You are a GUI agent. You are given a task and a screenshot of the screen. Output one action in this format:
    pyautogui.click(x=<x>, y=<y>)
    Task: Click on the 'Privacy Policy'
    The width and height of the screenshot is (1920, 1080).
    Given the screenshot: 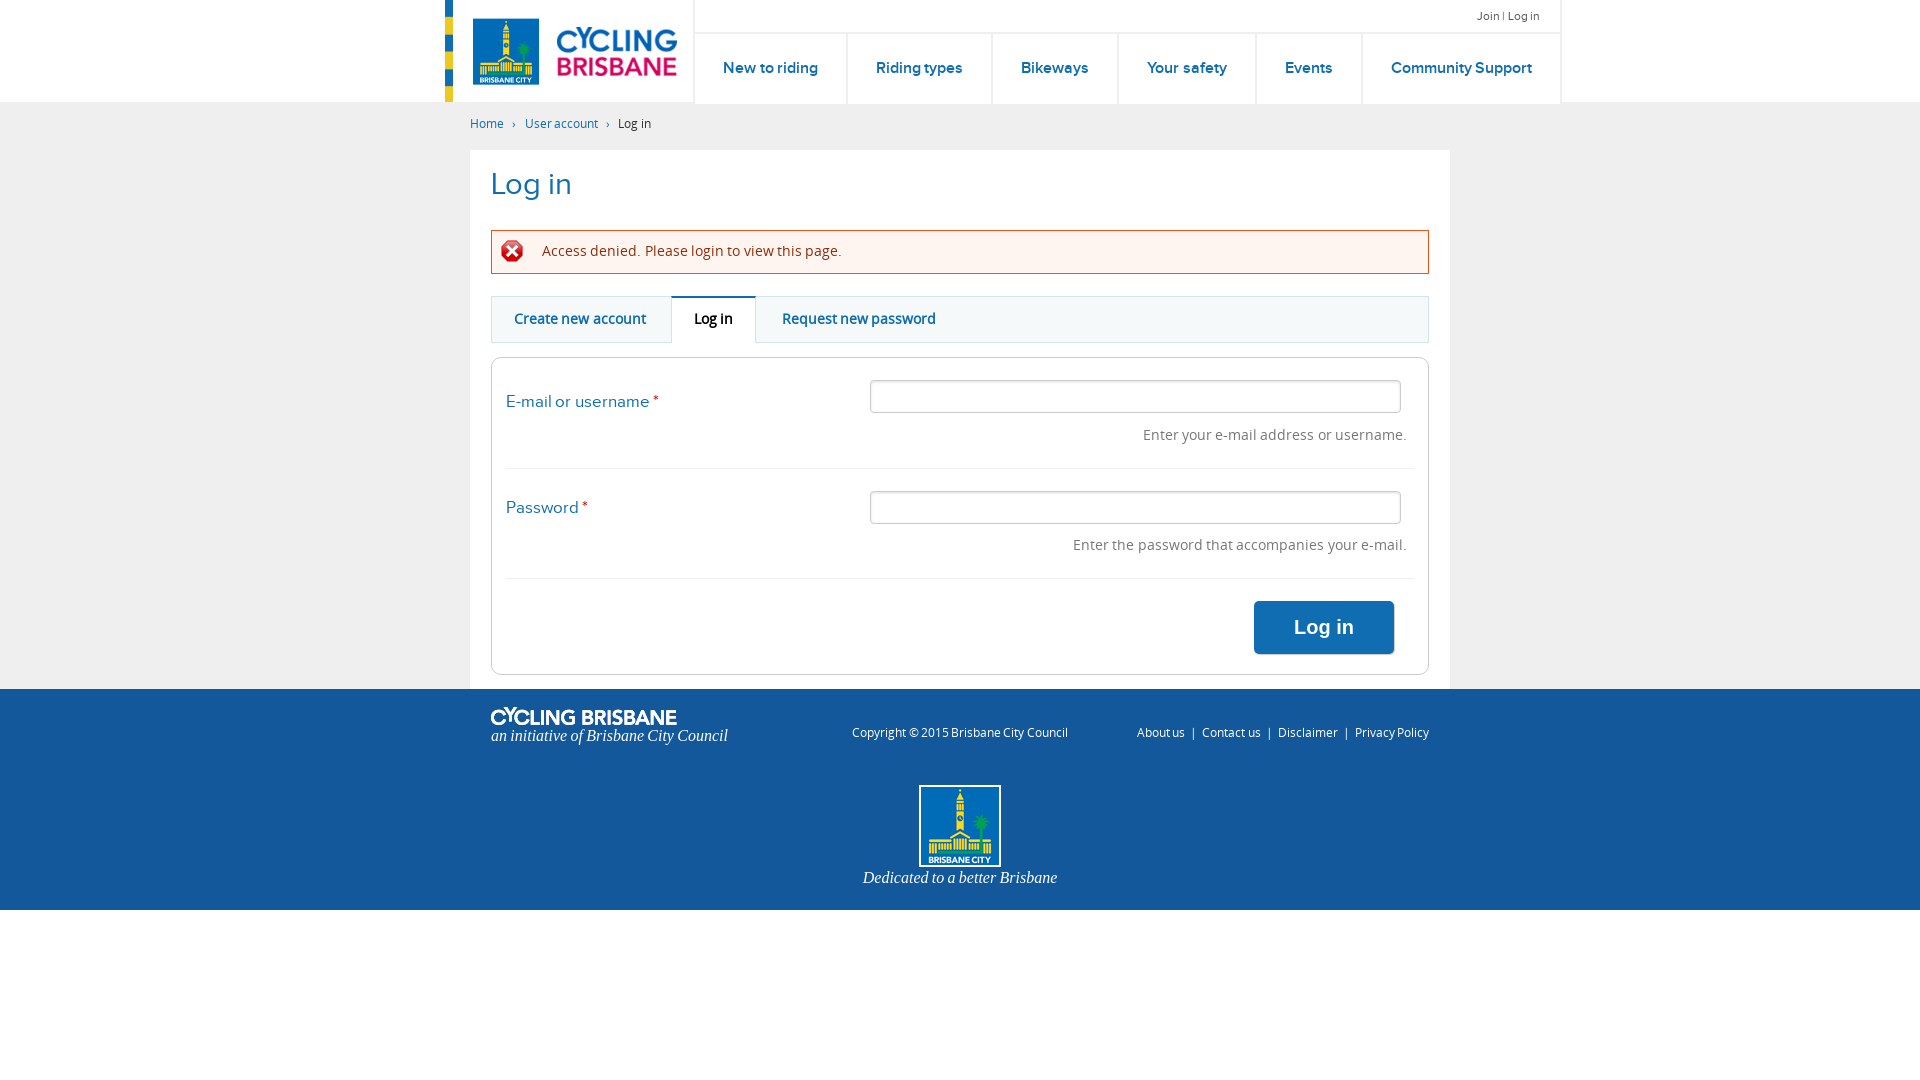 What is the action you would take?
    pyautogui.click(x=1391, y=732)
    